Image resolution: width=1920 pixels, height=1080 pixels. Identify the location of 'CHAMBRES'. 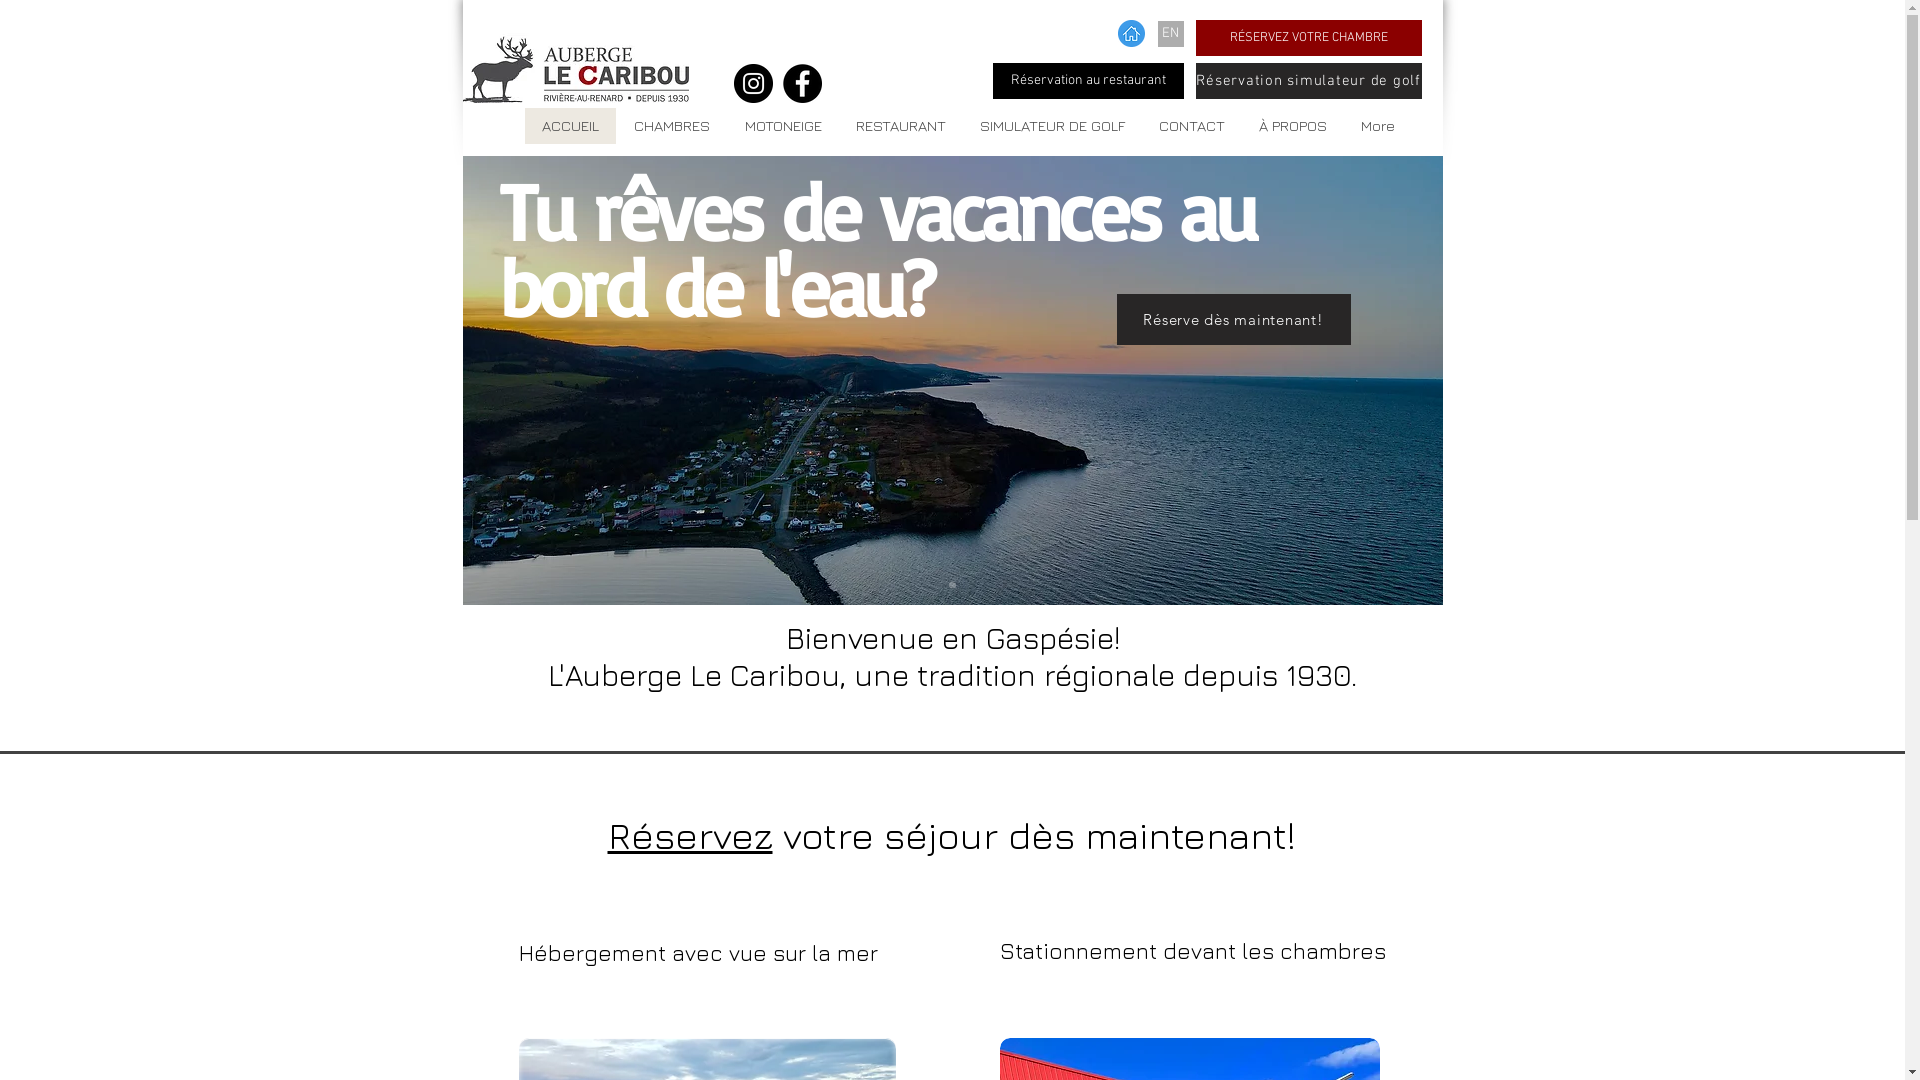
(671, 126).